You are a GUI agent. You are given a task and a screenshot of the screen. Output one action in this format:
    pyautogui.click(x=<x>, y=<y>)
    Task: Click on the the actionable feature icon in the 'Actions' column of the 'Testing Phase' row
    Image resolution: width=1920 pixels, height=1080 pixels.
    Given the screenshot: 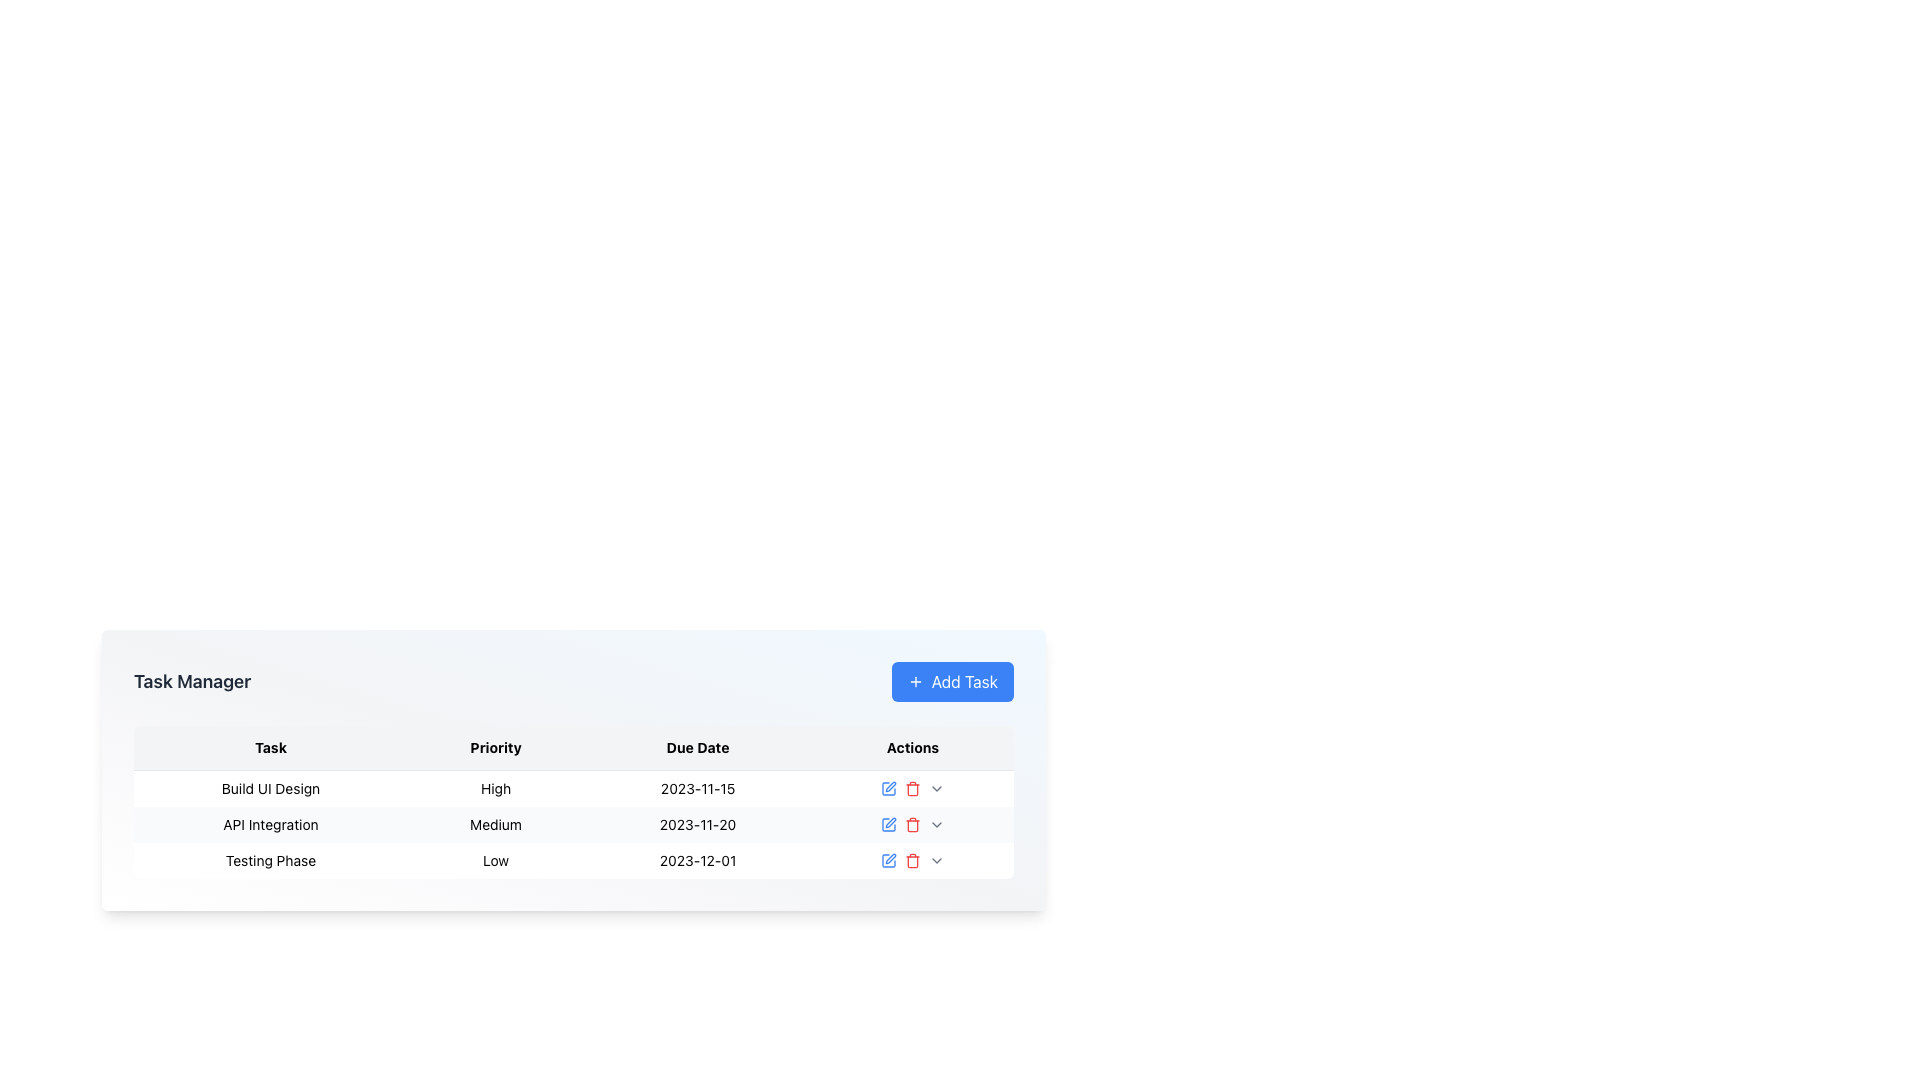 What is the action you would take?
    pyautogui.click(x=890, y=858)
    